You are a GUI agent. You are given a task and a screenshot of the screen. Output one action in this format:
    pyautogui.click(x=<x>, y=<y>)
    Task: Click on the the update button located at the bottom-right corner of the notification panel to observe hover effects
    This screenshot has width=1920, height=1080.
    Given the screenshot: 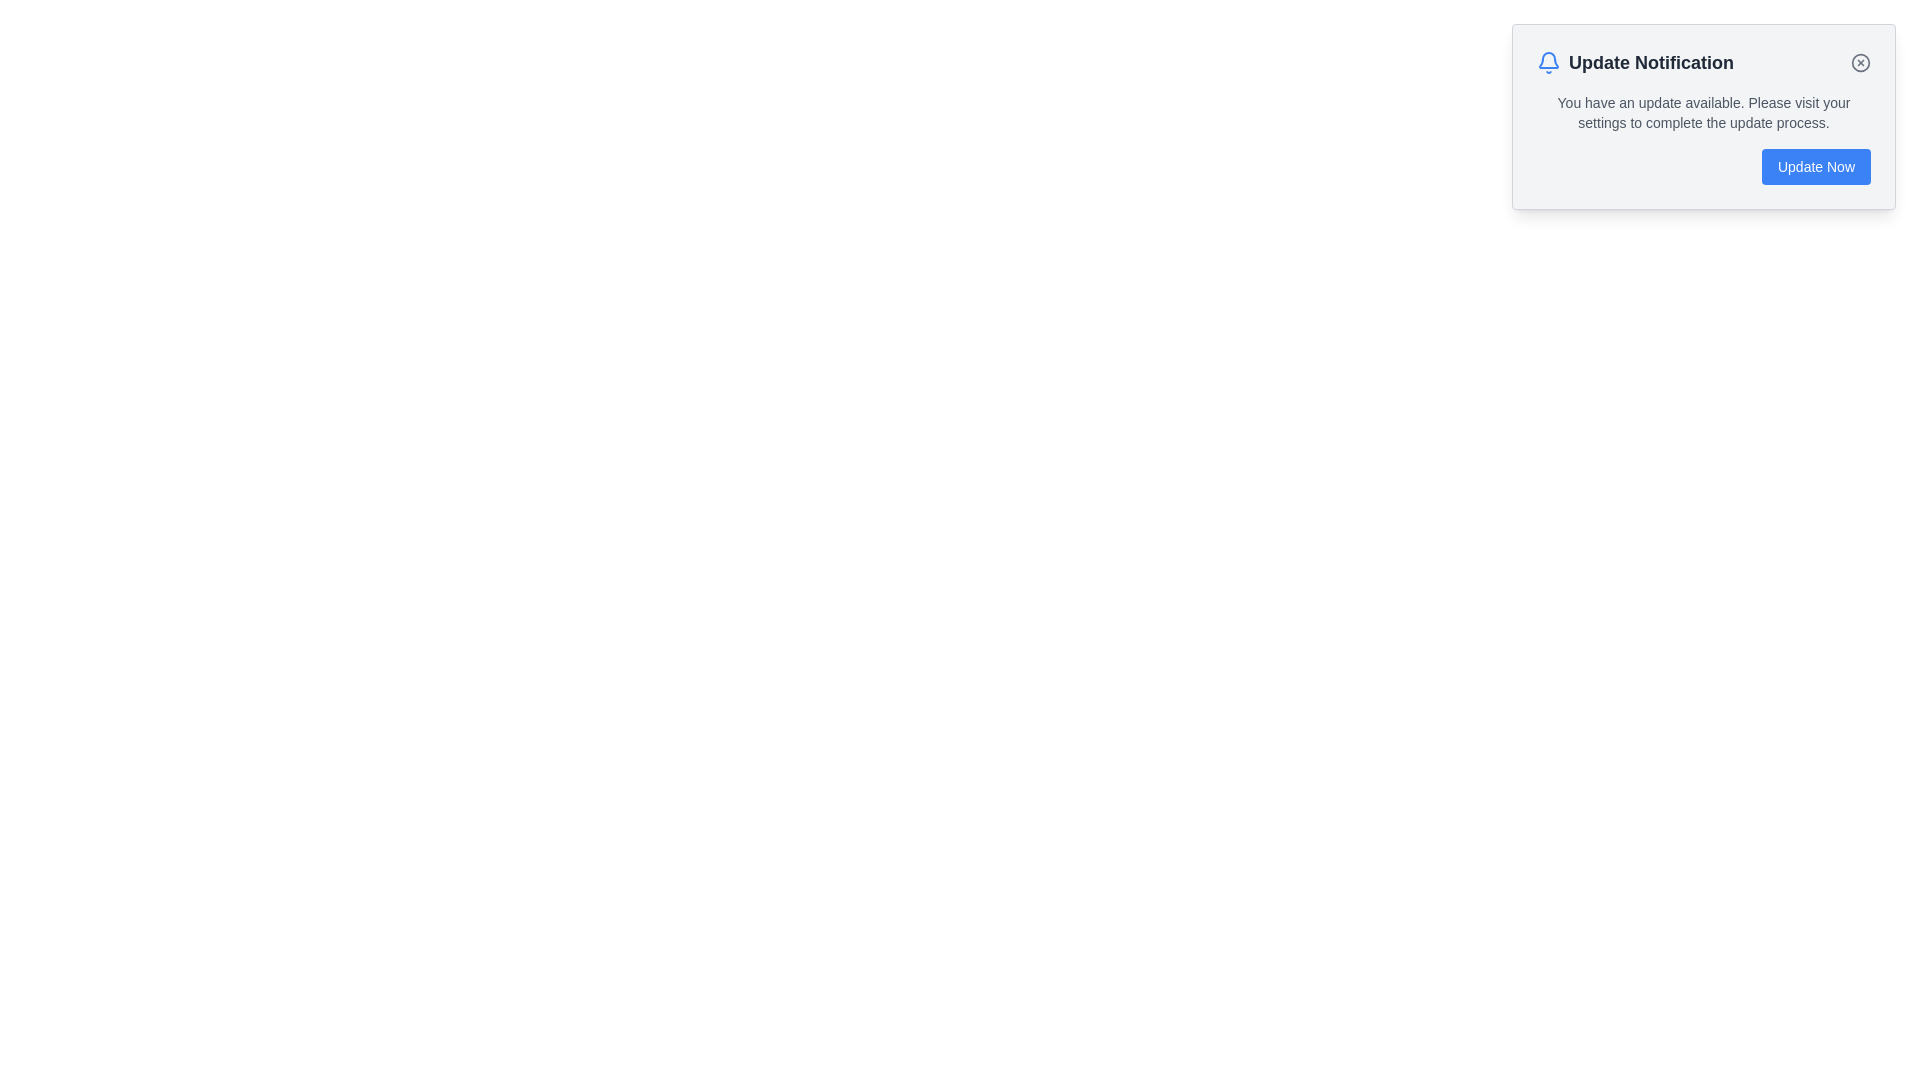 What is the action you would take?
    pyautogui.click(x=1816, y=165)
    